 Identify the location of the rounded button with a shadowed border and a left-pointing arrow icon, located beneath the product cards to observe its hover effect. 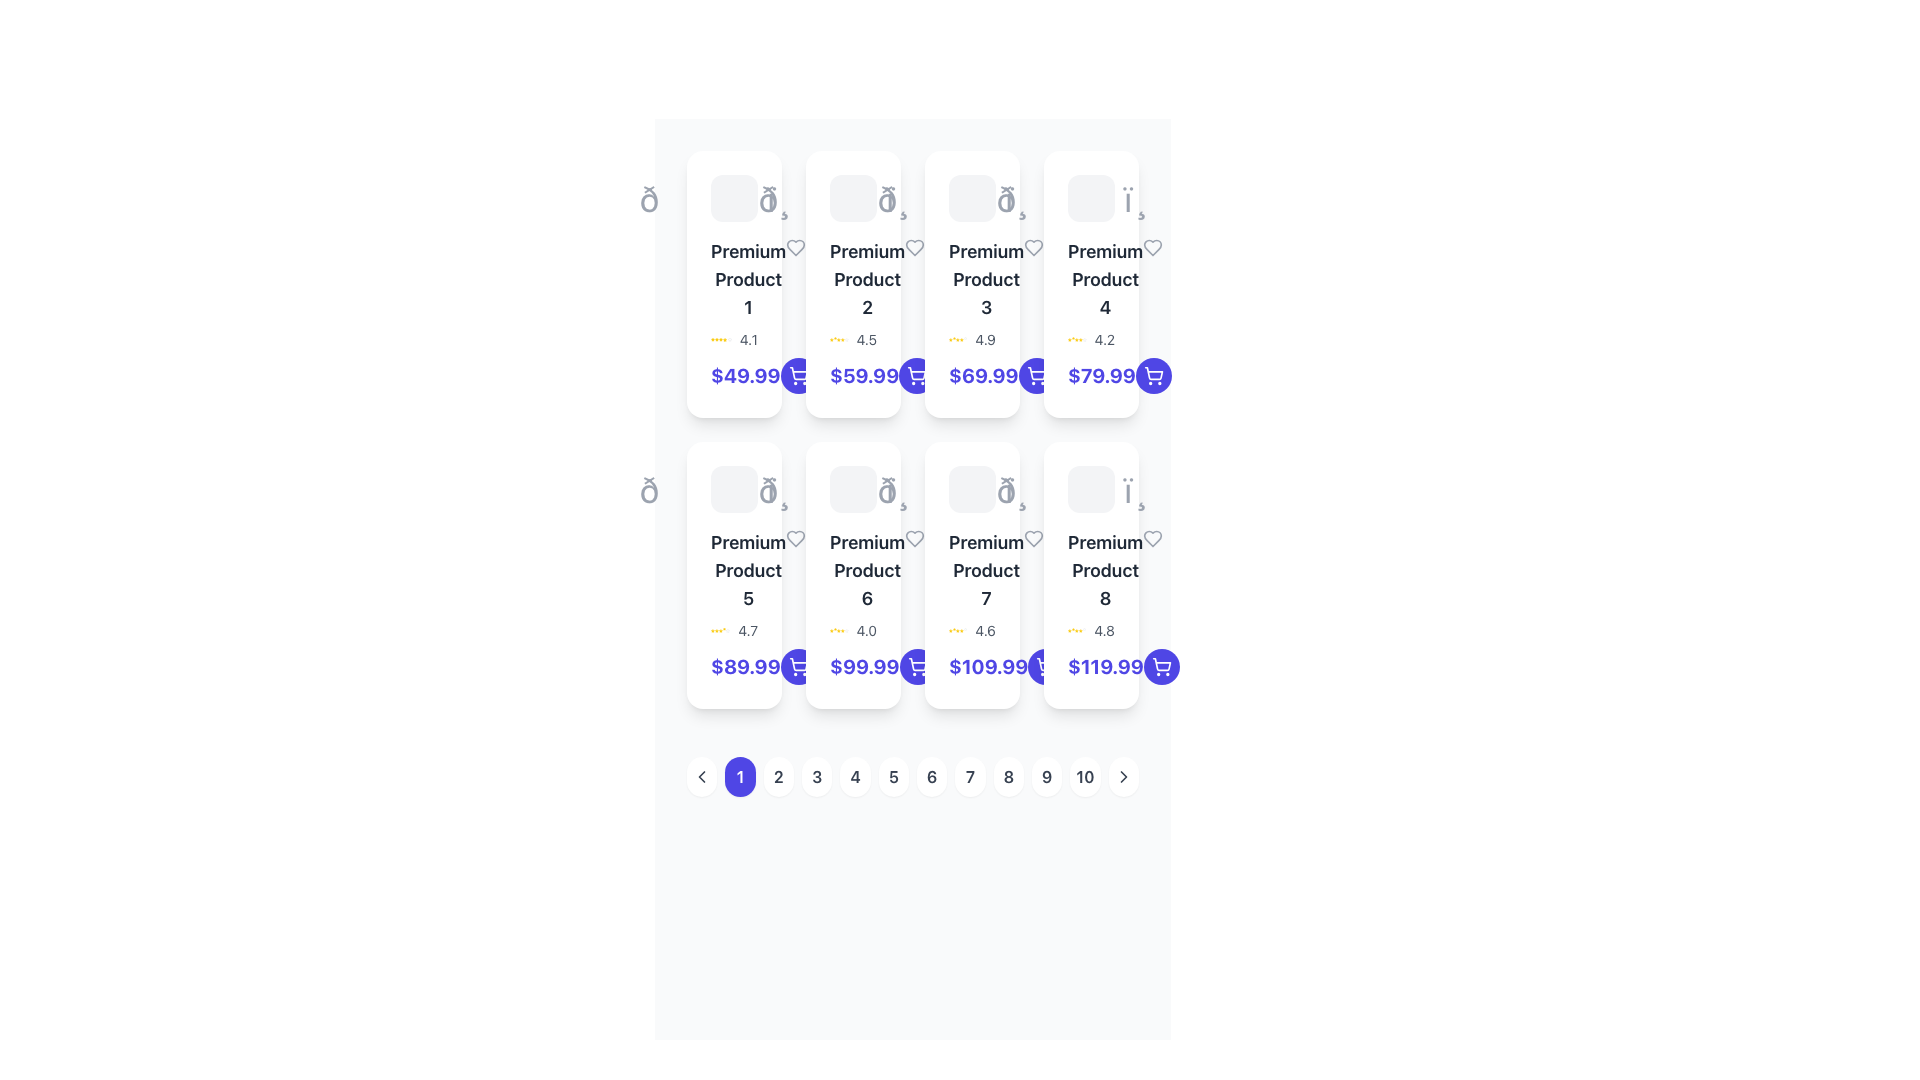
(702, 775).